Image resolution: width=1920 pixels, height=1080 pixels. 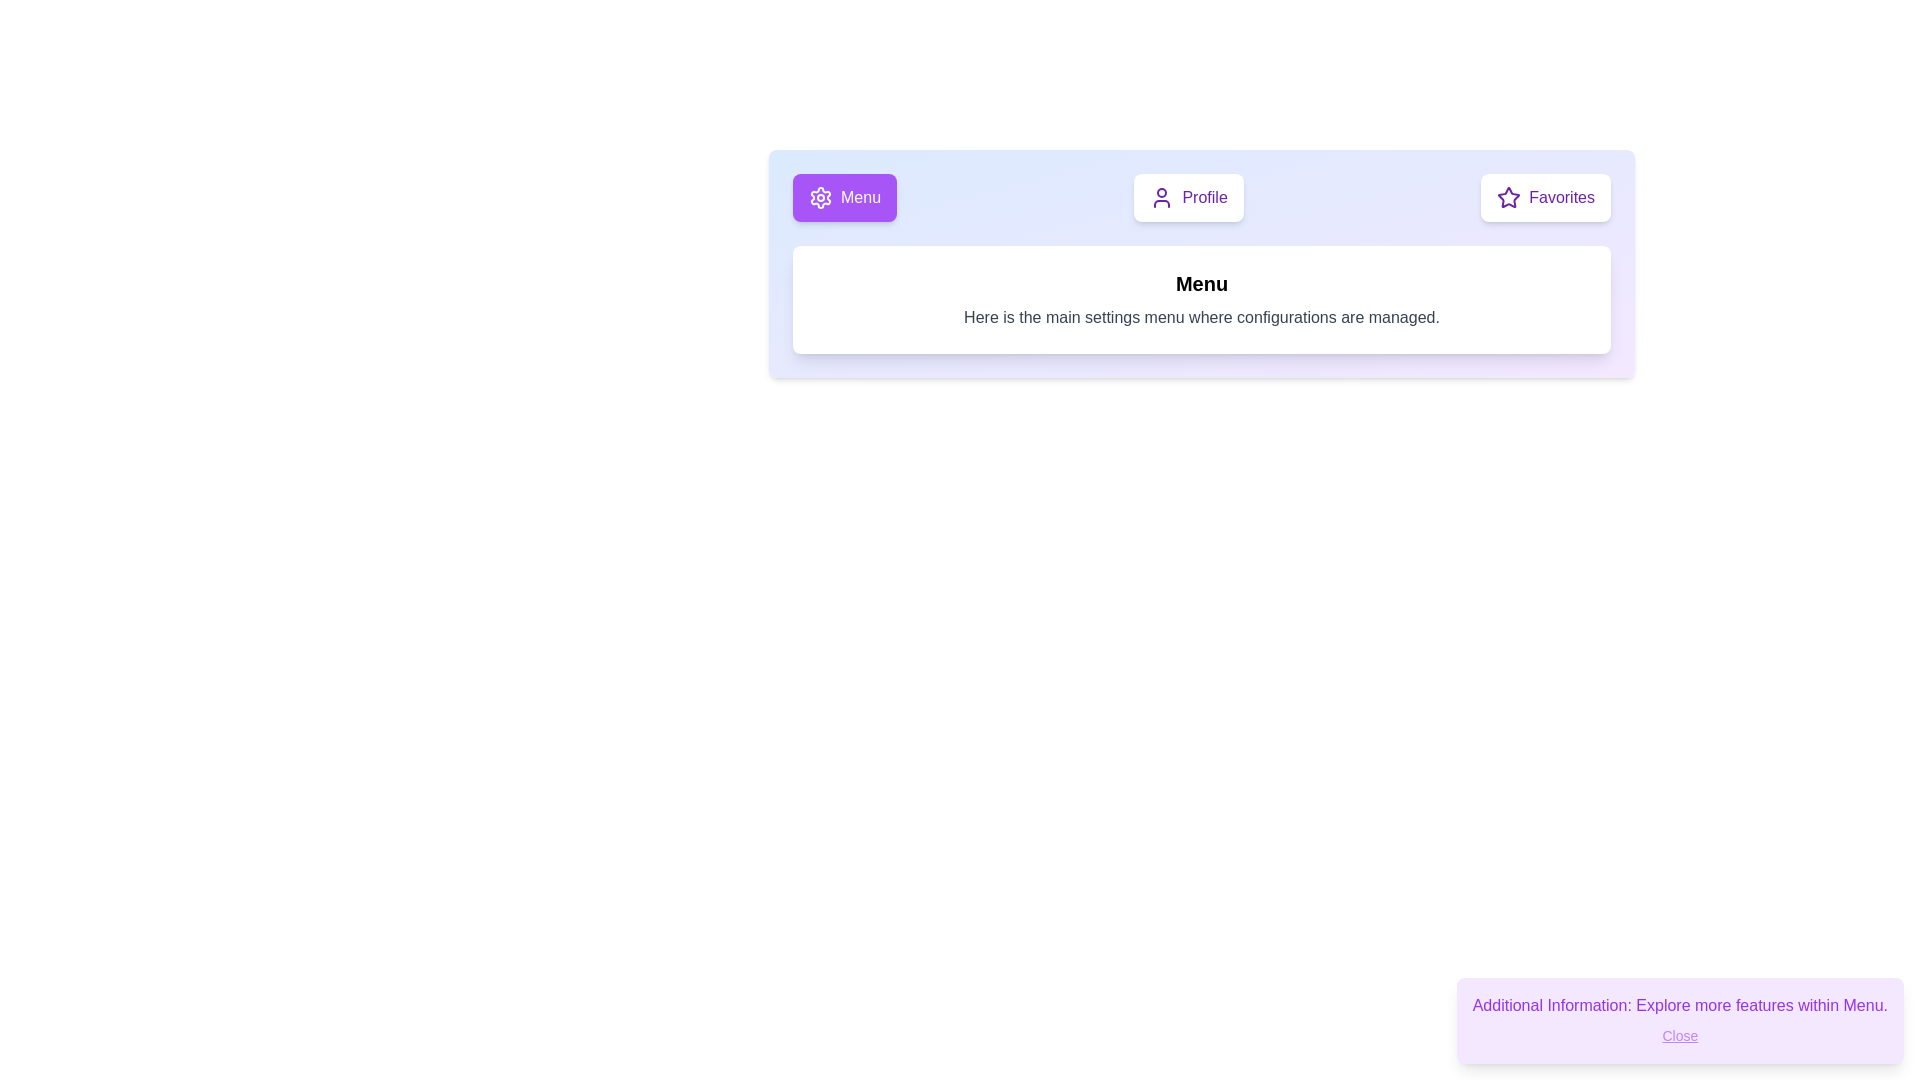 I want to click on the profile icon located inside the 'Profile' button, which is in the center section of a horizontally aligned group of options, so click(x=1162, y=197).